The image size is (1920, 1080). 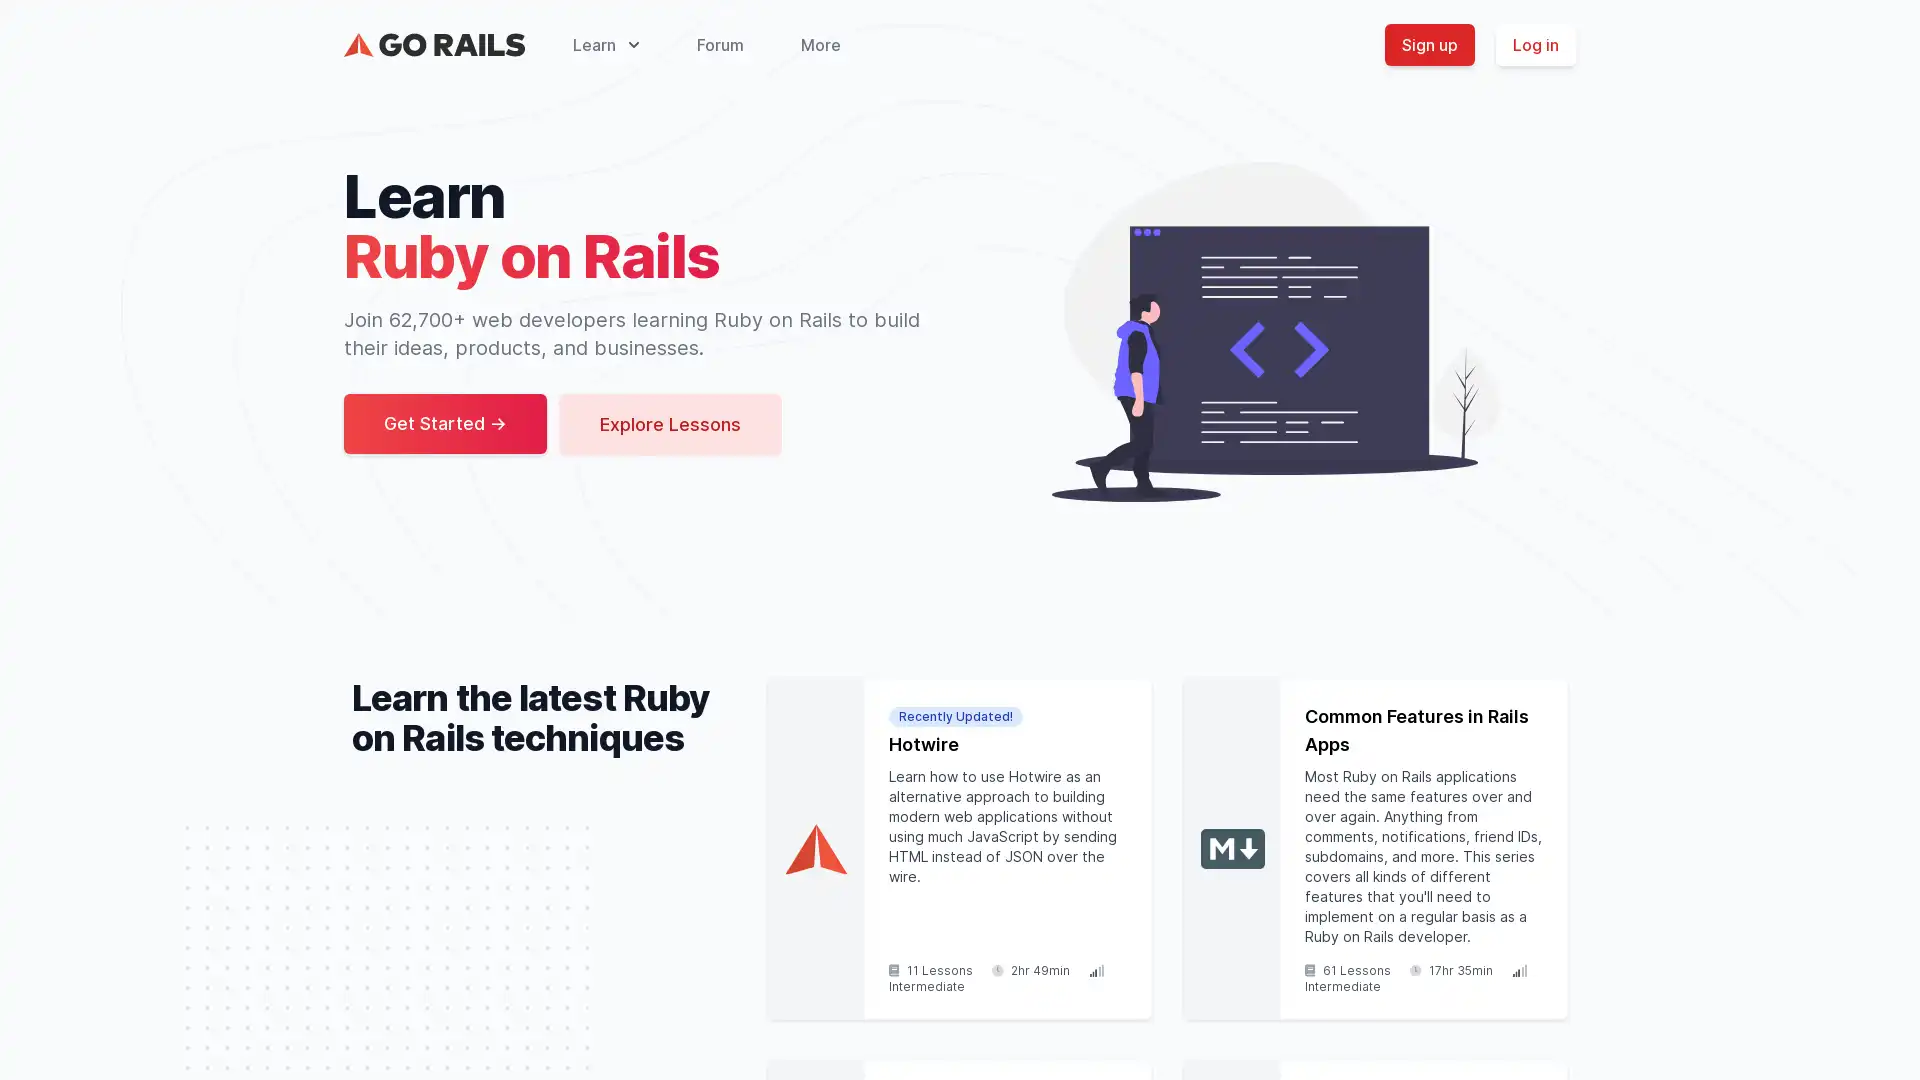 I want to click on More, so click(x=820, y=45).